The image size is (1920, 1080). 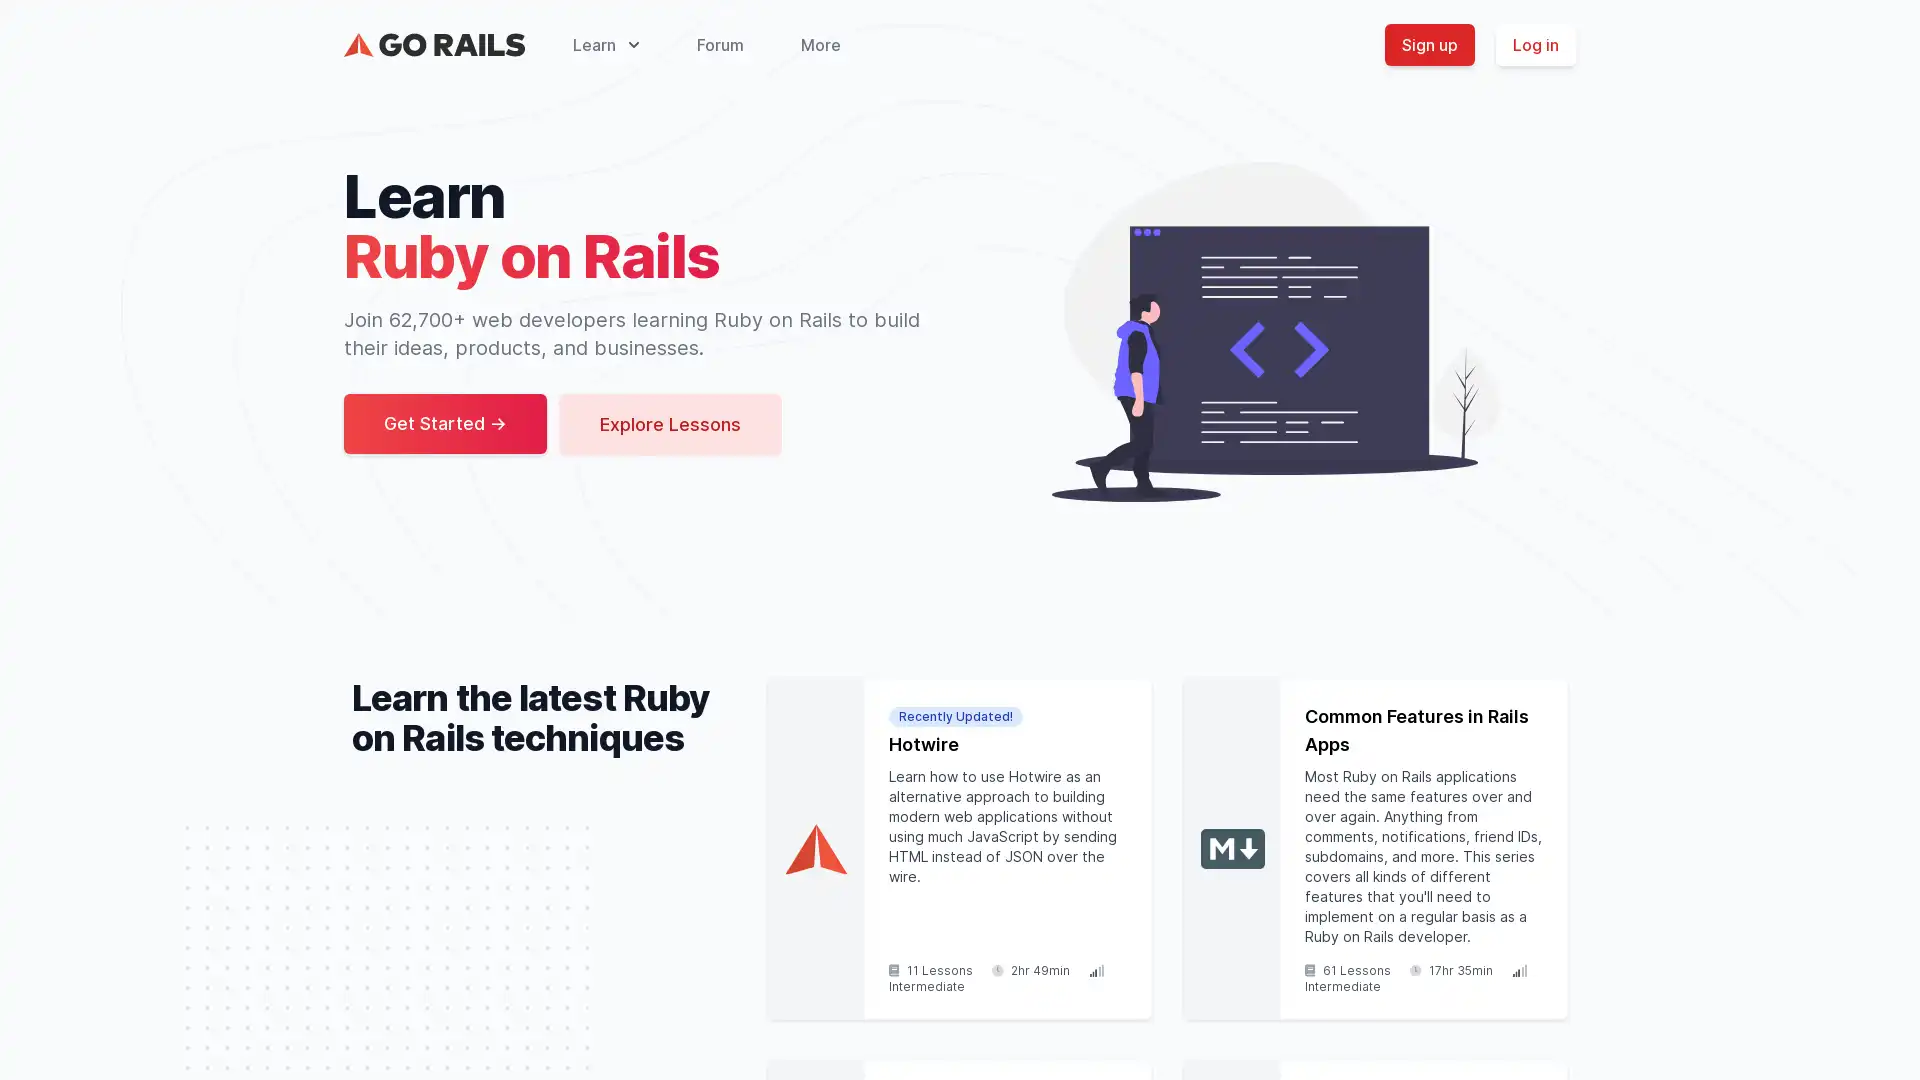 I want to click on More, so click(x=820, y=45).